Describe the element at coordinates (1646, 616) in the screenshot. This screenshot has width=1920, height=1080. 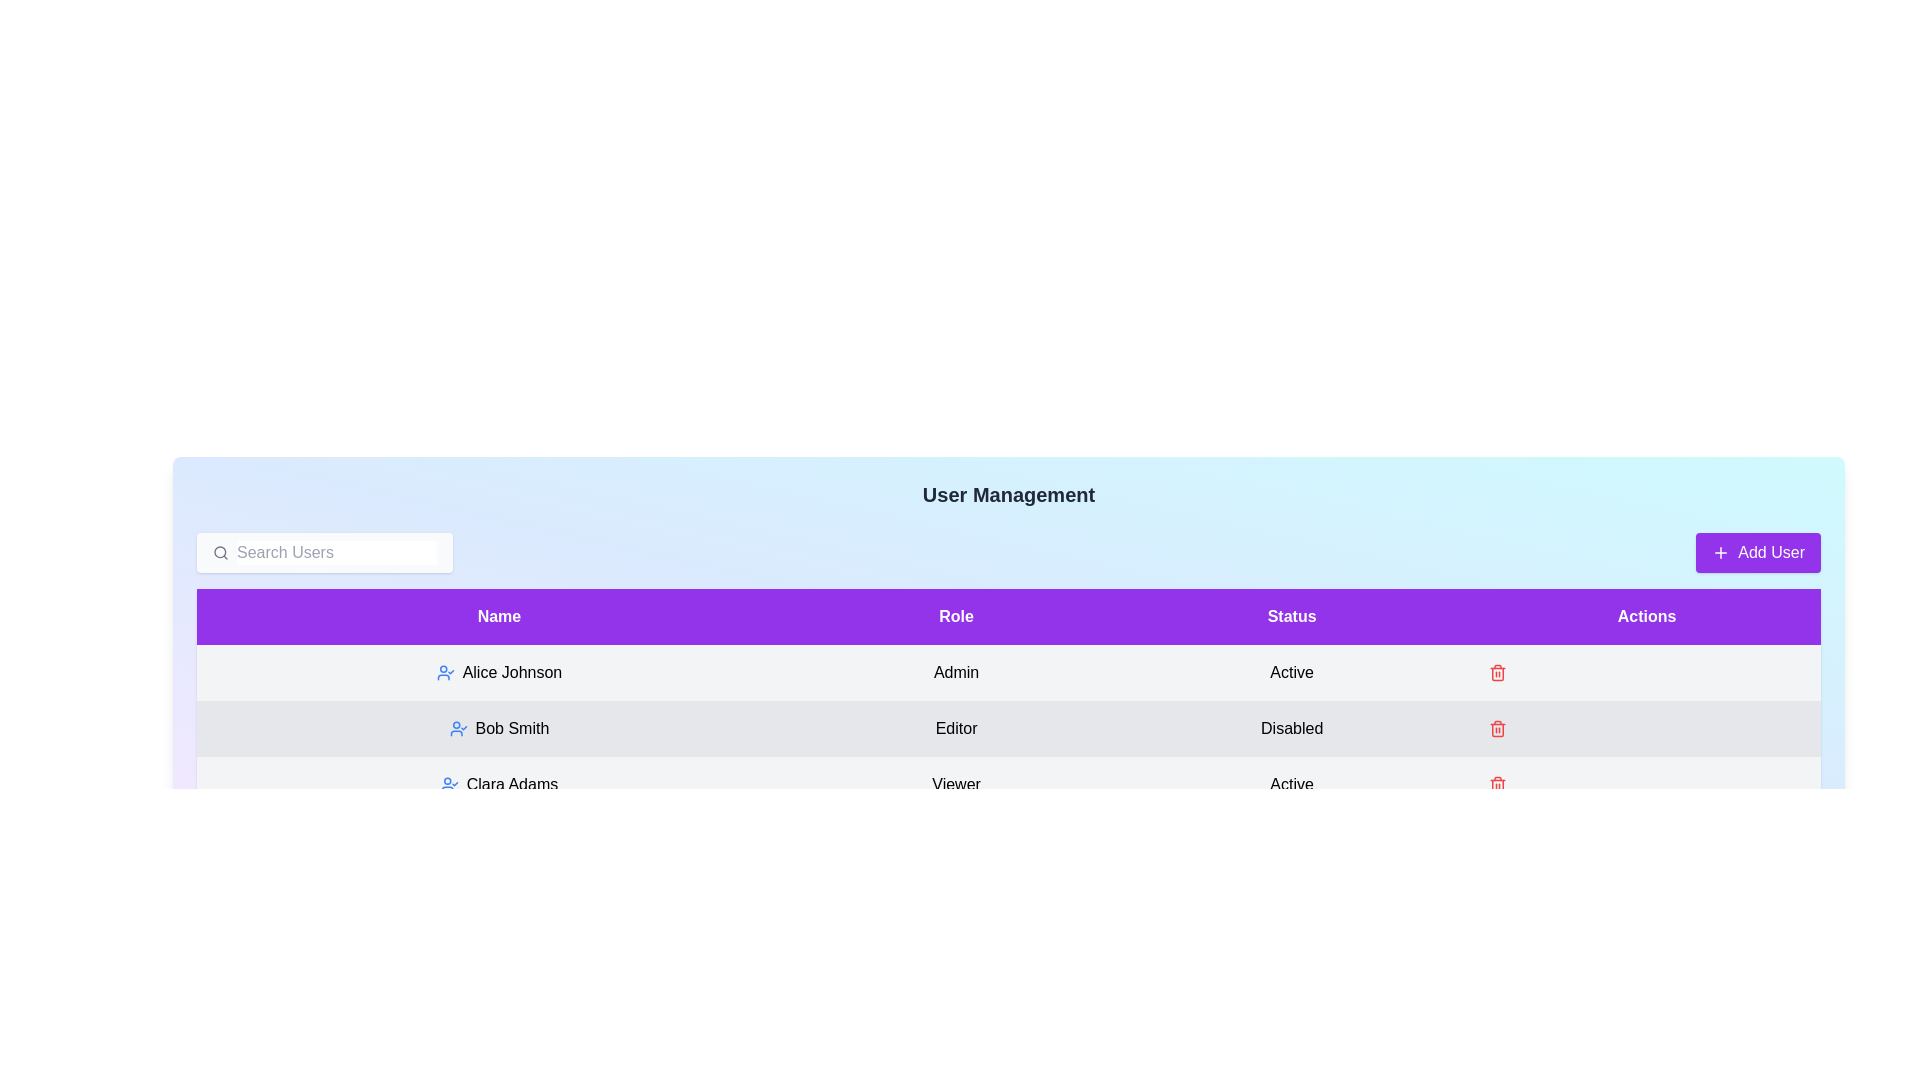
I see `the header Actions to sort the table by that column` at that location.